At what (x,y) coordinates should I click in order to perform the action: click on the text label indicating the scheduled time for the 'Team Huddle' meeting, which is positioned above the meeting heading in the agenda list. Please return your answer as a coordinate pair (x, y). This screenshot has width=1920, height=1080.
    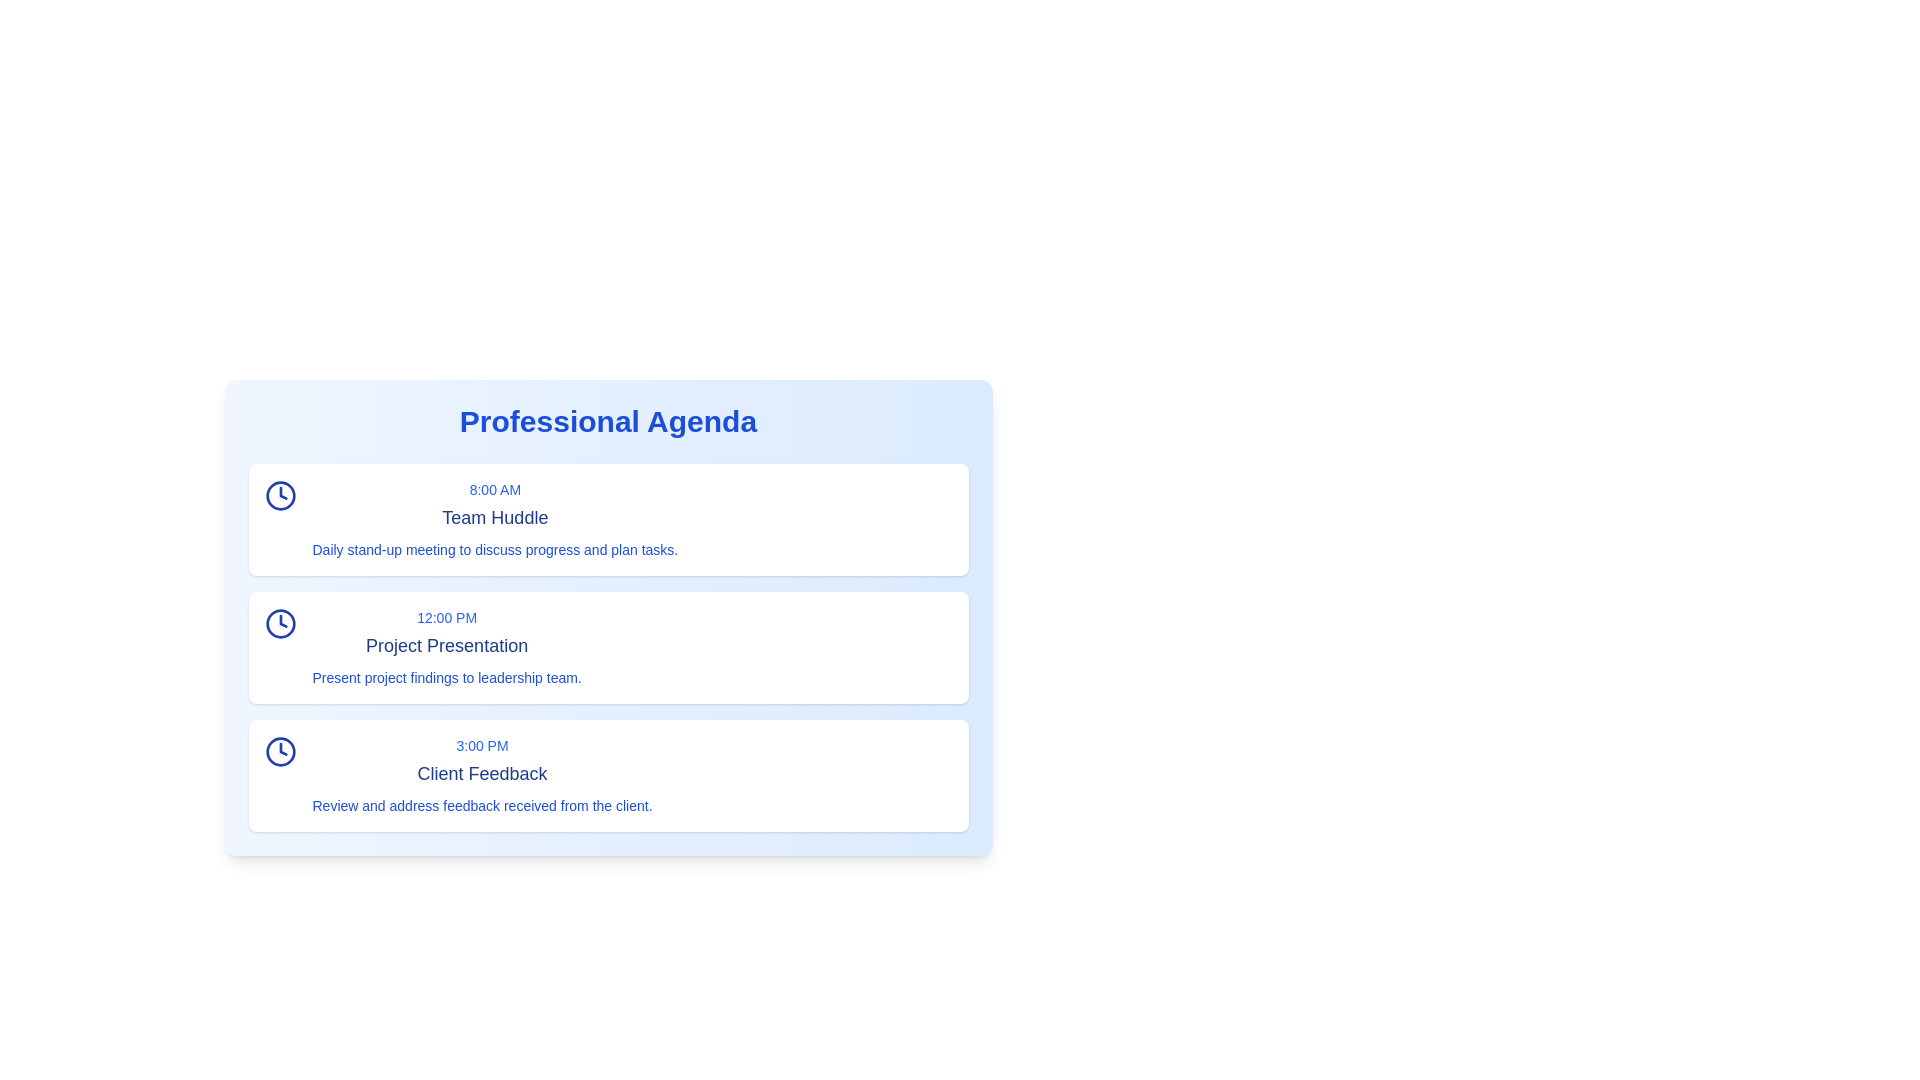
    Looking at the image, I should click on (495, 489).